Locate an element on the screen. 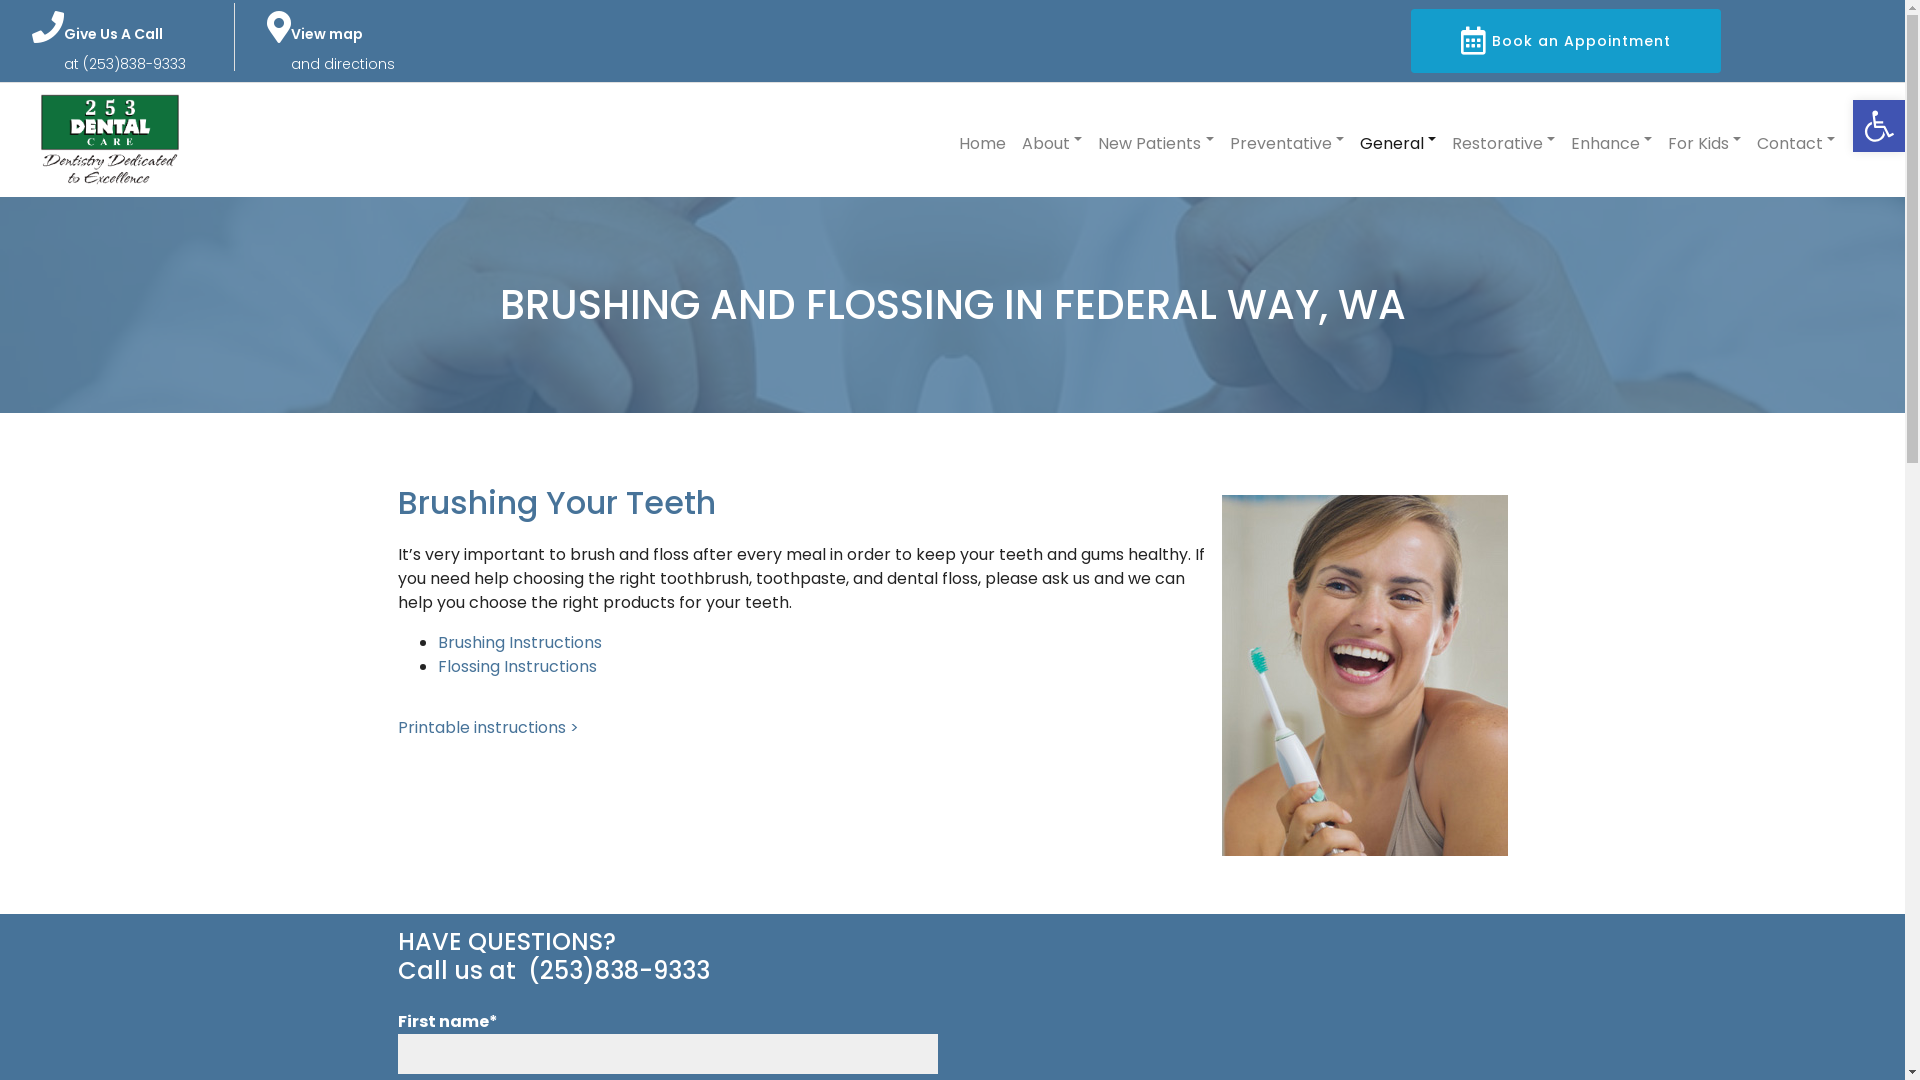 This screenshot has height=1080, width=1920. 'Flossing Instructions' is located at coordinates (517, 666).